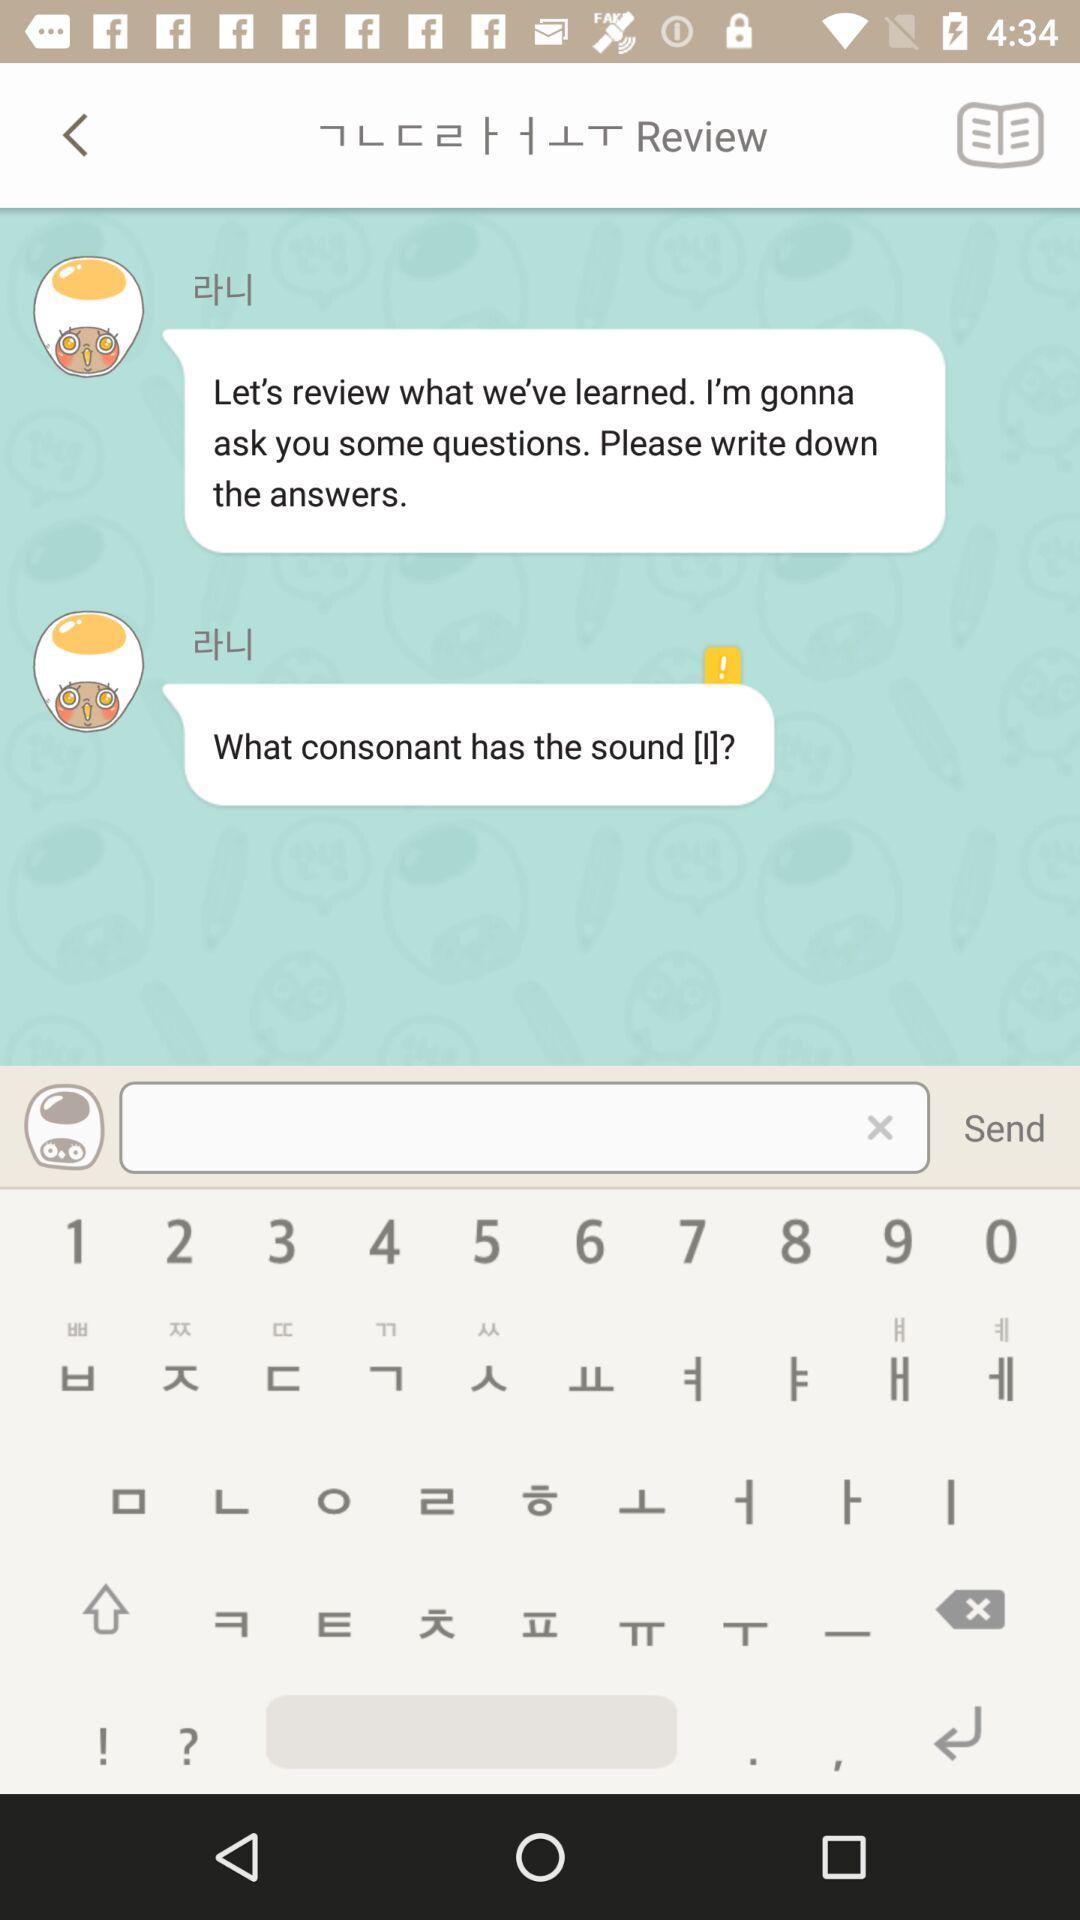 Image resolution: width=1080 pixels, height=1920 pixels. I want to click on the navigation icon, so click(693, 1244).